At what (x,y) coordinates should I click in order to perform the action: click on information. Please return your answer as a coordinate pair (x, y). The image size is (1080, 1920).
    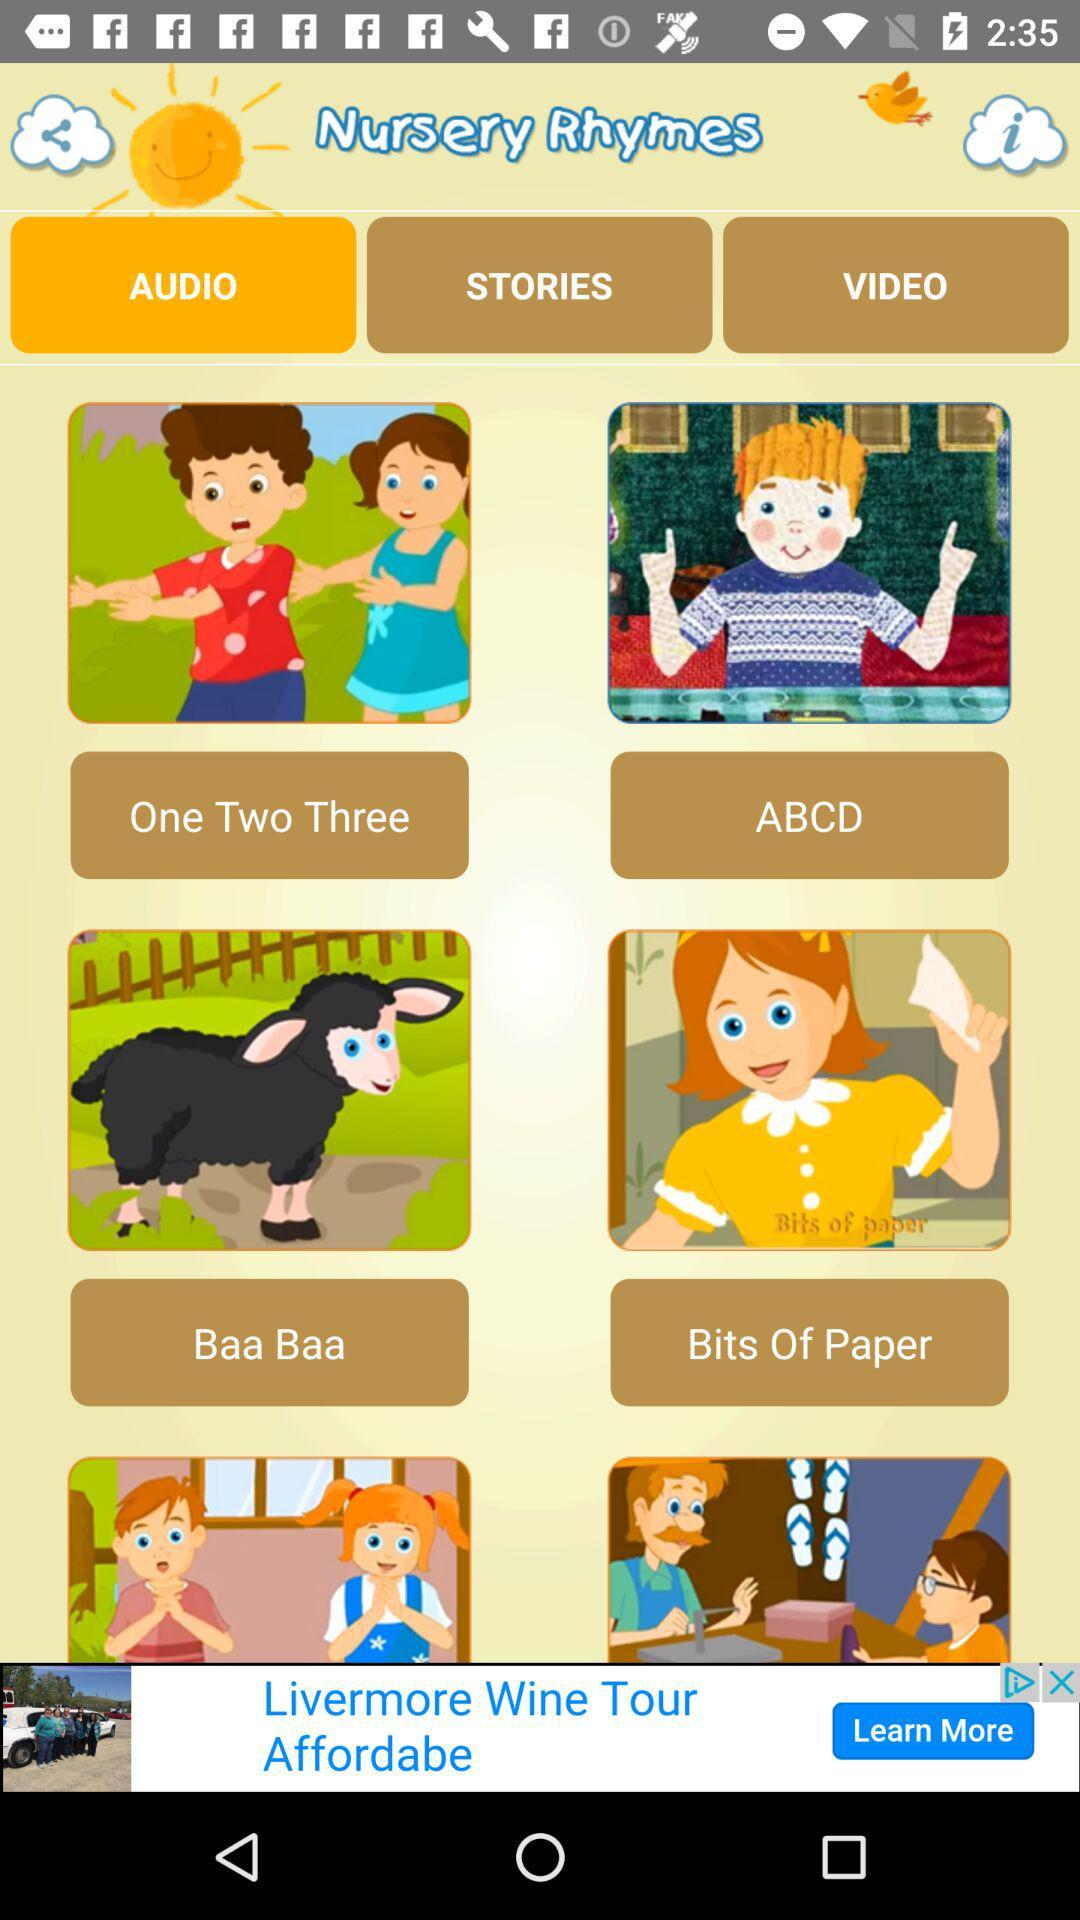
    Looking at the image, I should click on (1016, 135).